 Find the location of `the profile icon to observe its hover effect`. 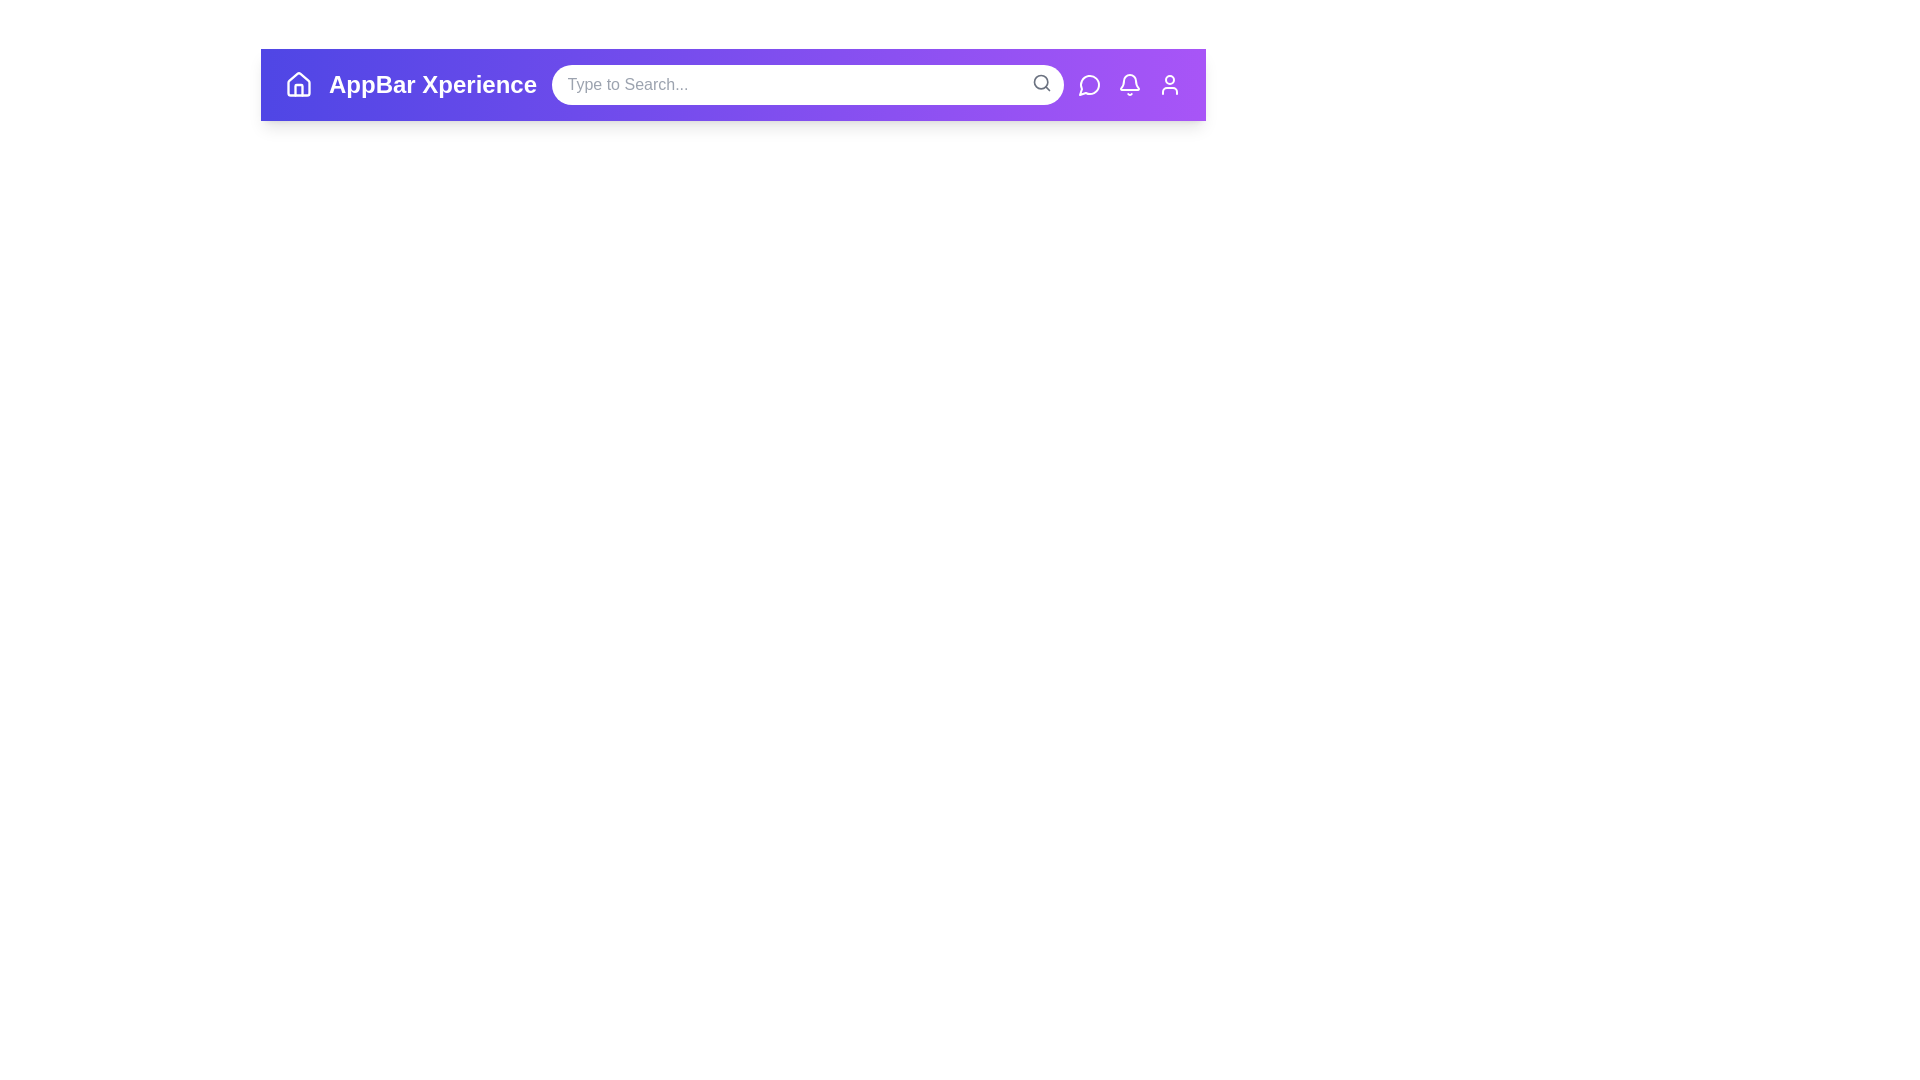

the profile icon to observe its hover effect is located at coordinates (1169, 83).